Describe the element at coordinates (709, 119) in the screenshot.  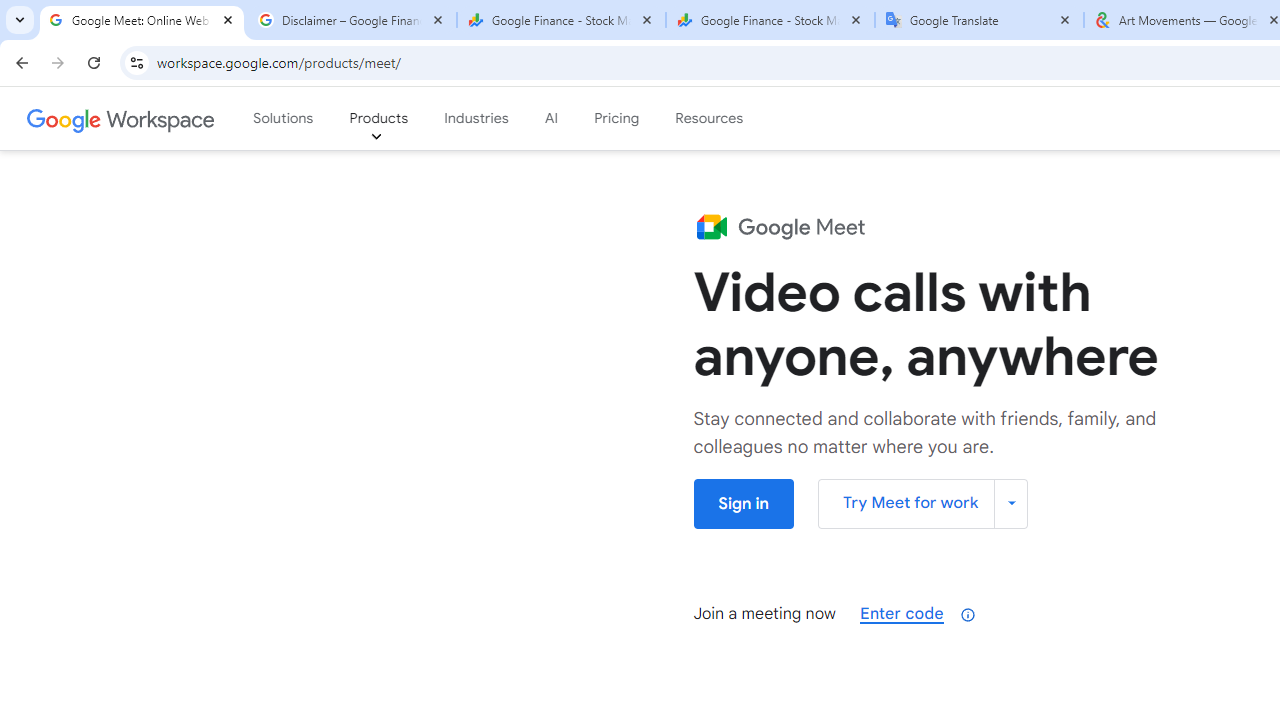
I see `'Resources'` at that location.